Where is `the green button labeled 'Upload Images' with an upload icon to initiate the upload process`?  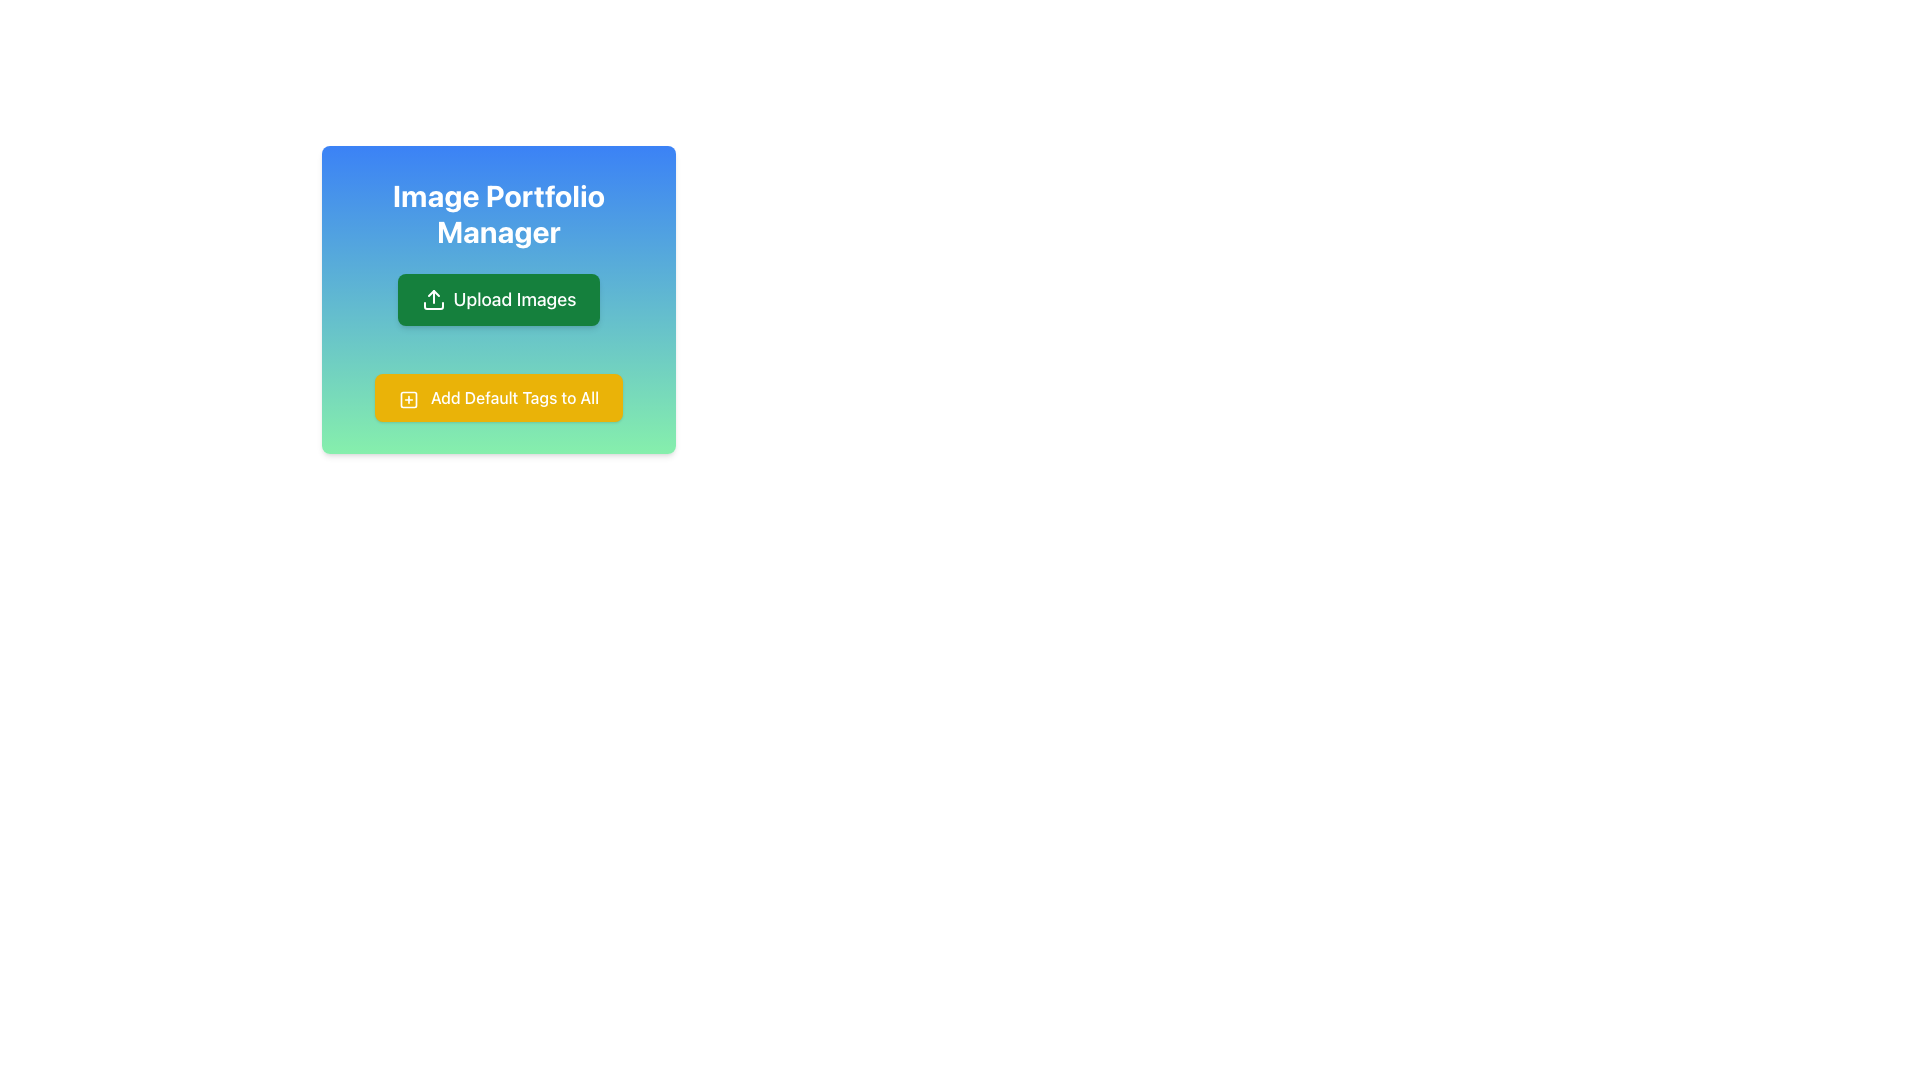 the green button labeled 'Upload Images' with an upload icon to initiate the upload process is located at coordinates (432, 300).